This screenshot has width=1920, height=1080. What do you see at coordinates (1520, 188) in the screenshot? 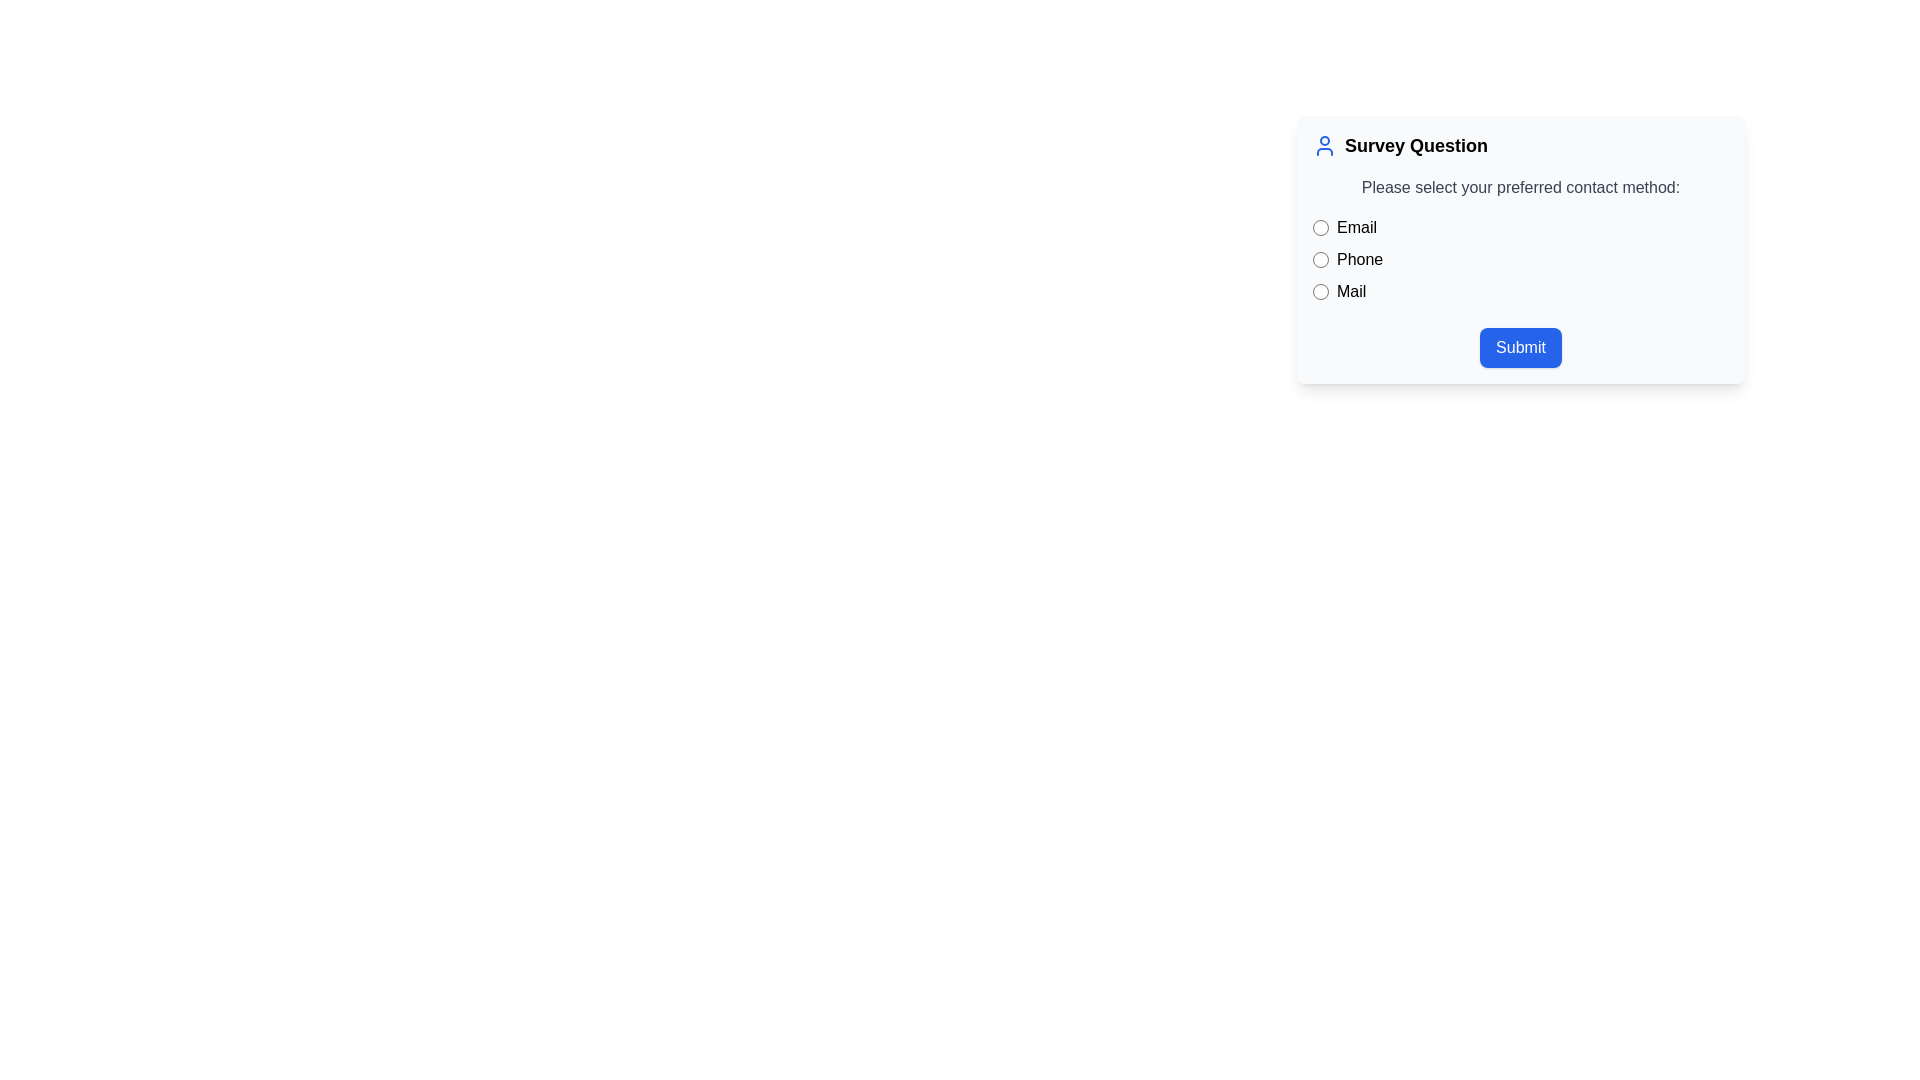
I see `the guidance text label prompting the user to select their preferred contact method, which is located below the title 'Survey Question' and above the radio buttons for 'Email', 'Phone', and 'Mail'` at bounding box center [1520, 188].